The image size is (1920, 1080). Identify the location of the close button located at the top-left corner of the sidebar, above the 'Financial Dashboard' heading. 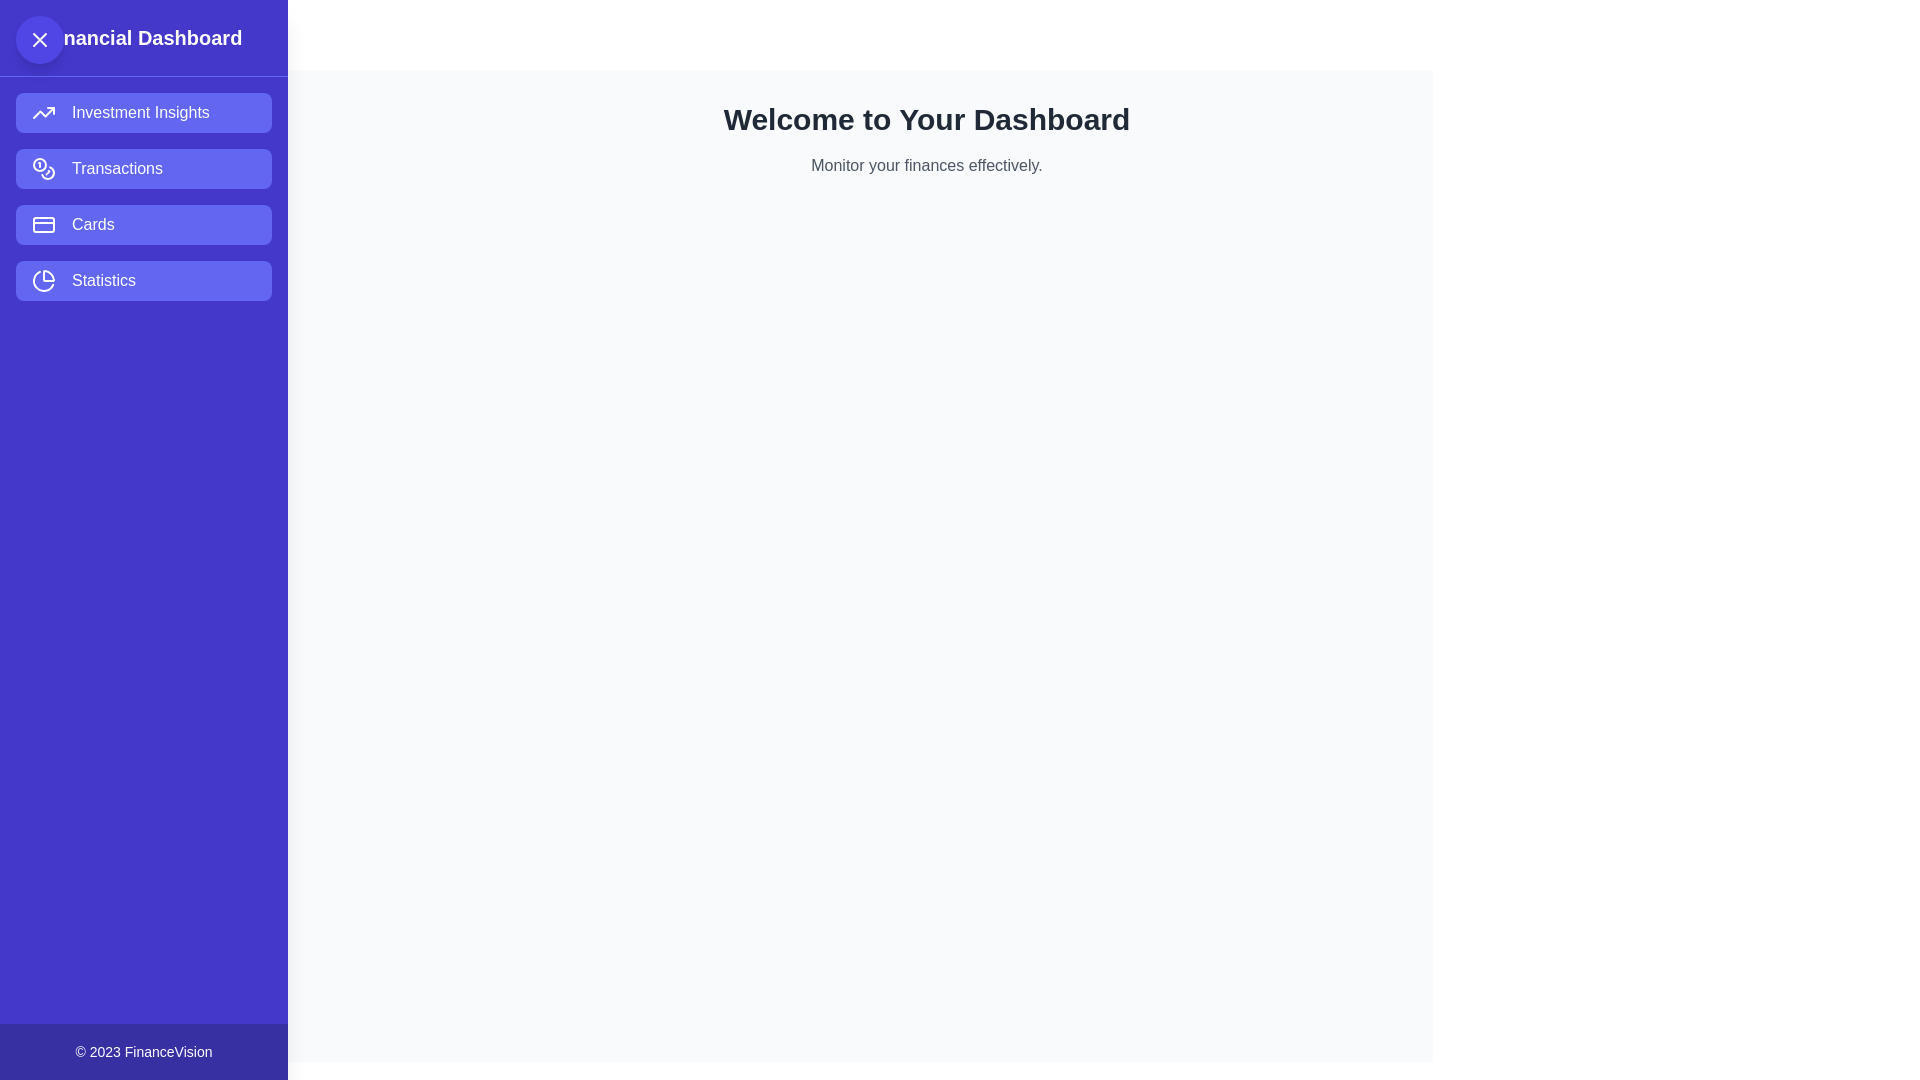
(39, 39).